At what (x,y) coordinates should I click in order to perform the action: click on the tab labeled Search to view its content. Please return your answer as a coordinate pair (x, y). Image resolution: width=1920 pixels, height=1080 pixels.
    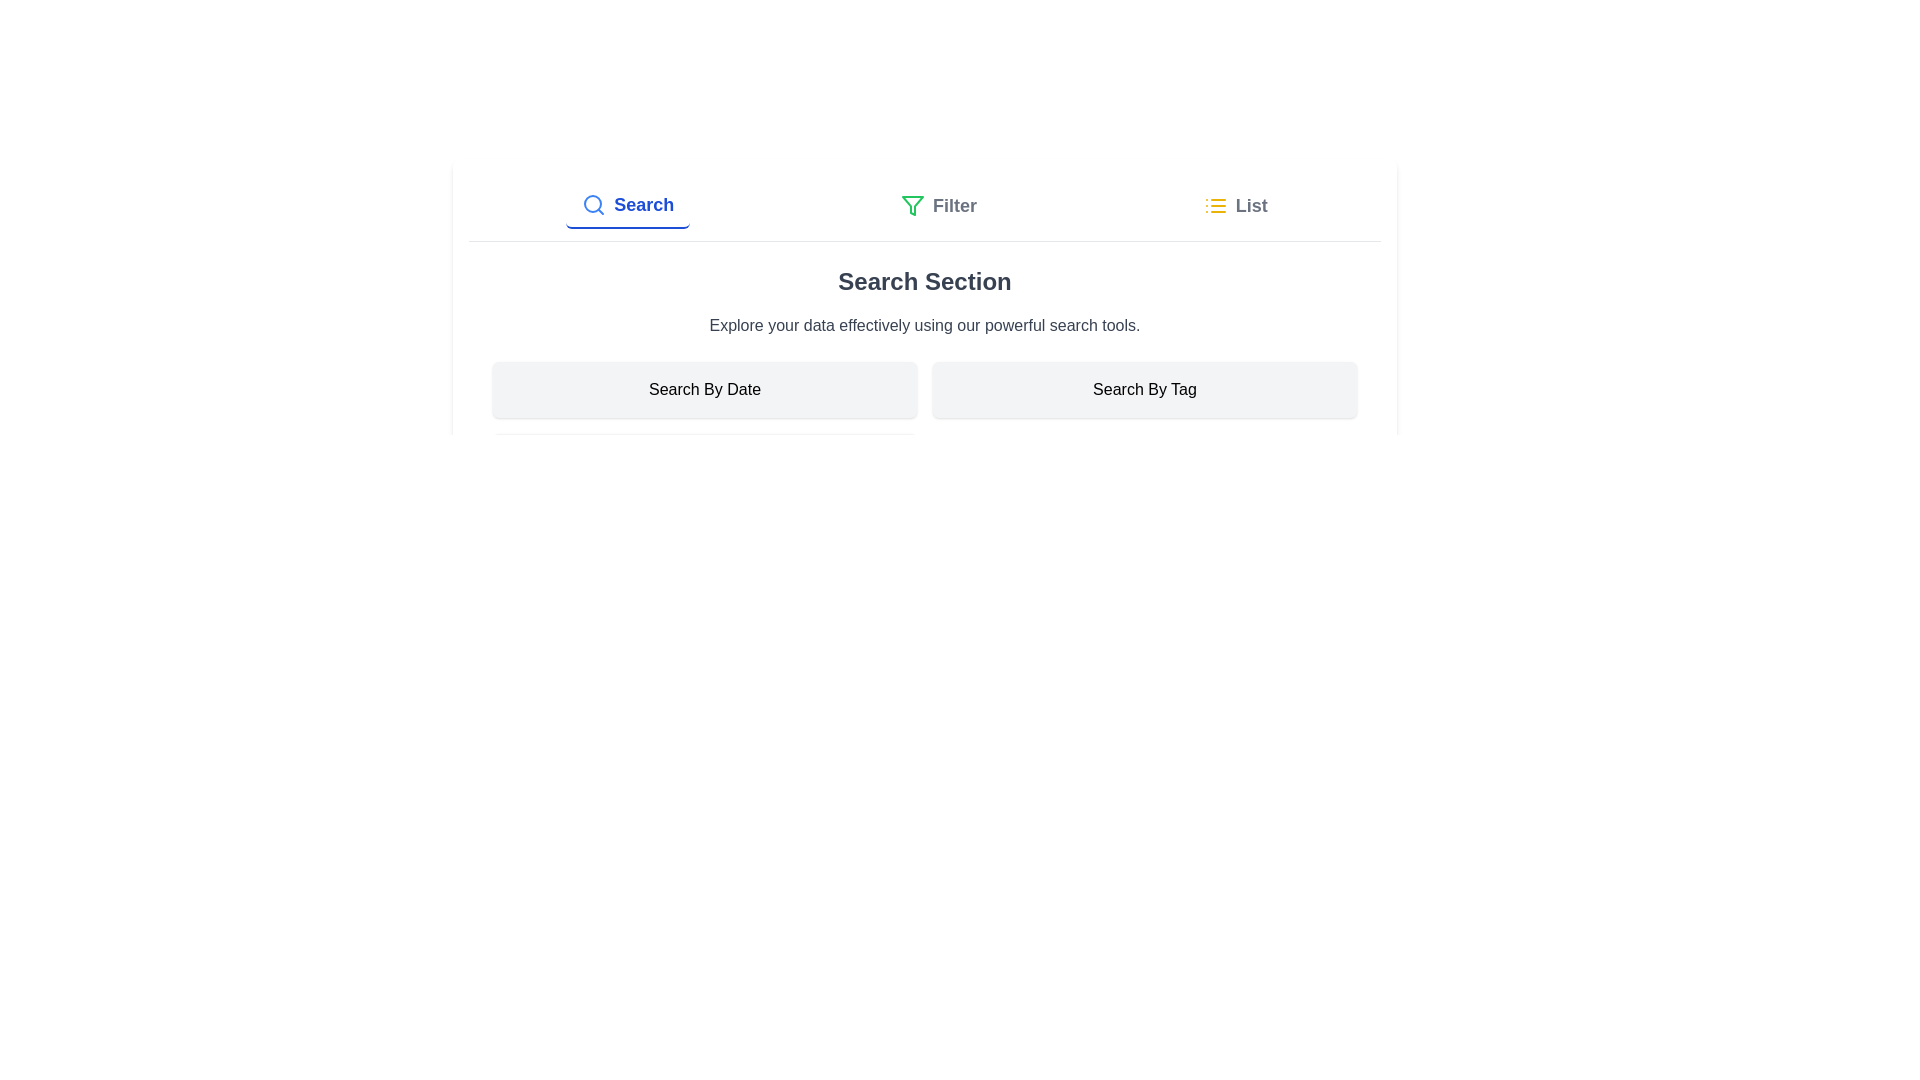
    Looking at the image, I should click on (627, 205).